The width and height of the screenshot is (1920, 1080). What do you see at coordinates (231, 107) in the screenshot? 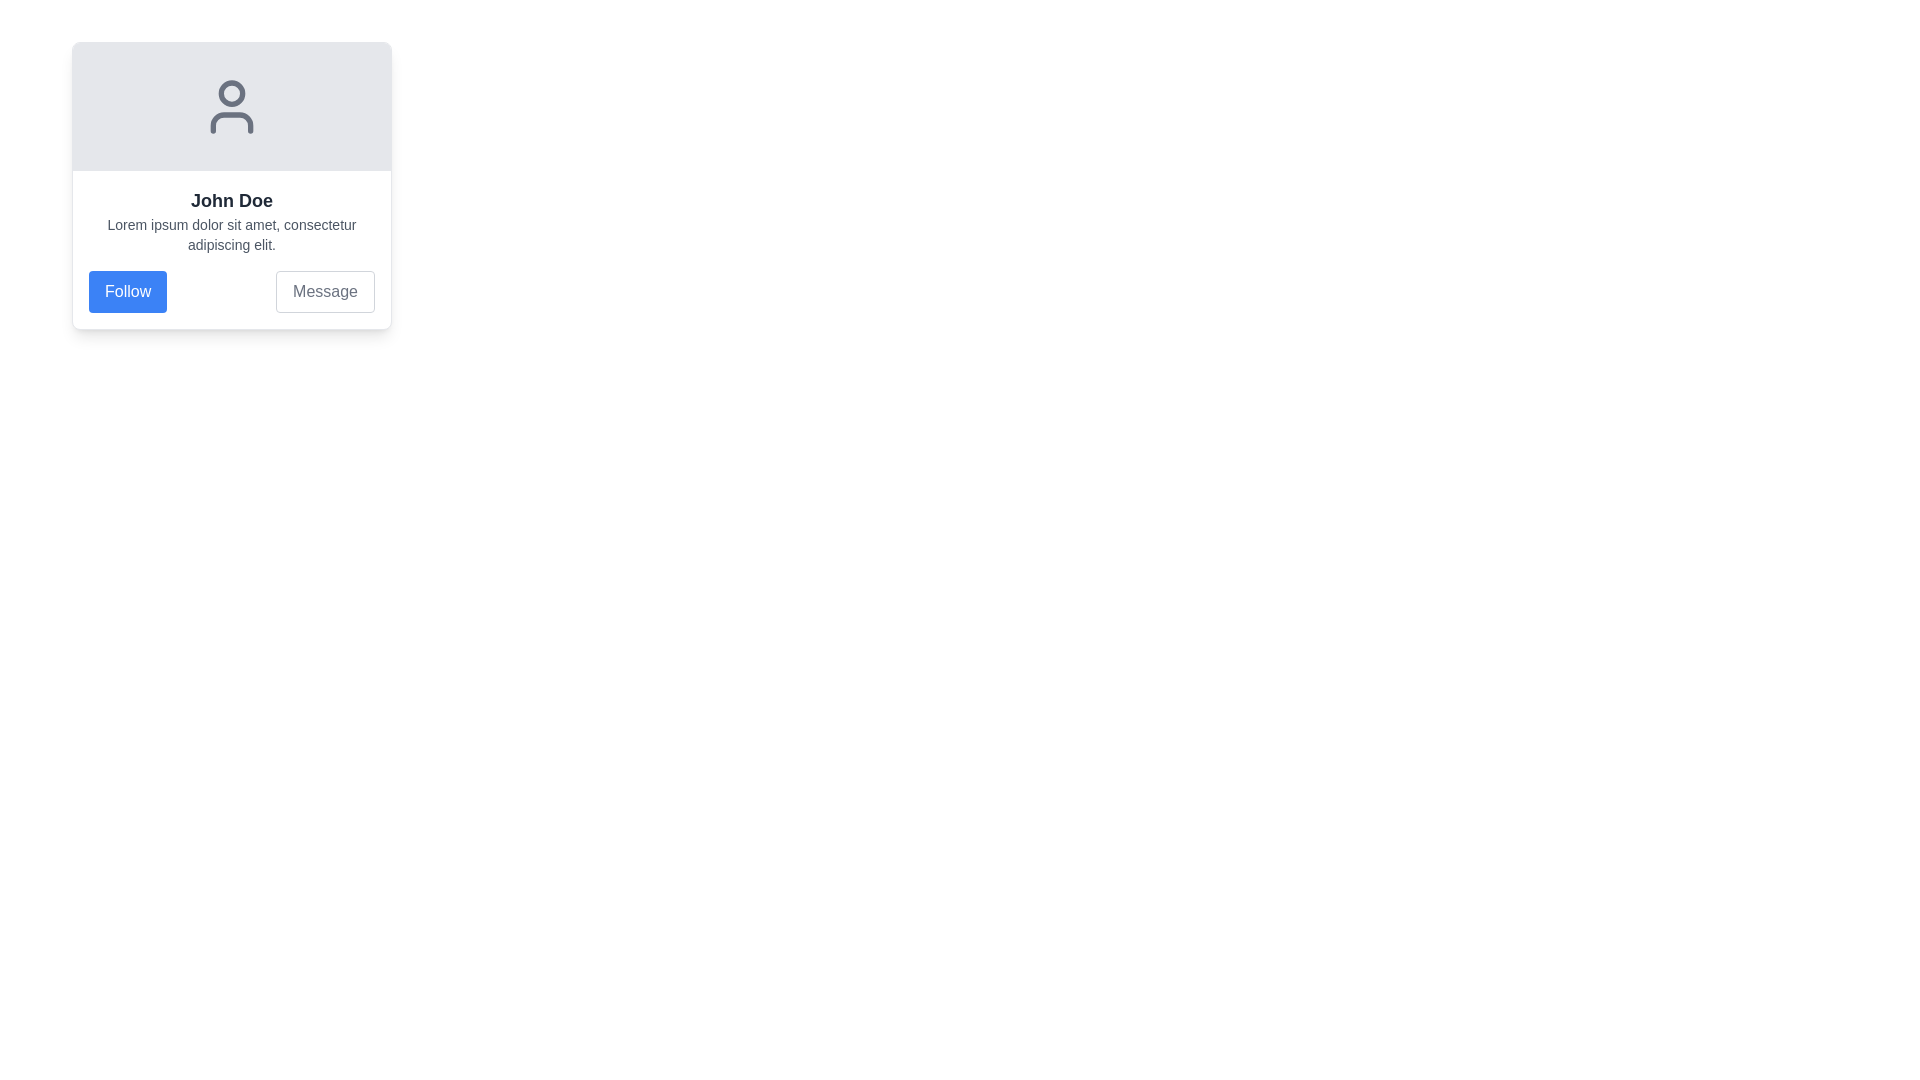
I see `the gray rectangular section at the top of the card layout that contains the centered user icon` at bounding box center [231, 107].